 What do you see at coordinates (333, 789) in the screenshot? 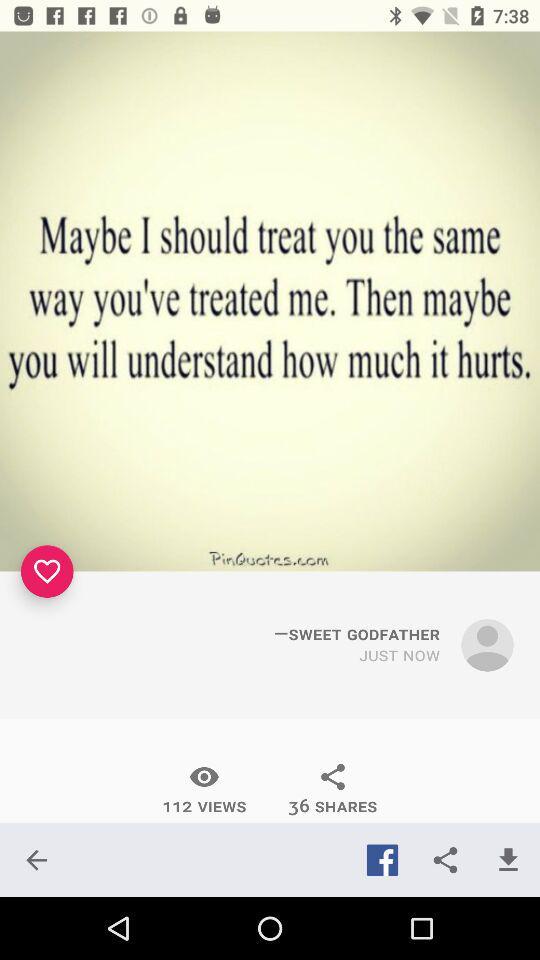
I see `36 shares` at bounding box center [333, 789].